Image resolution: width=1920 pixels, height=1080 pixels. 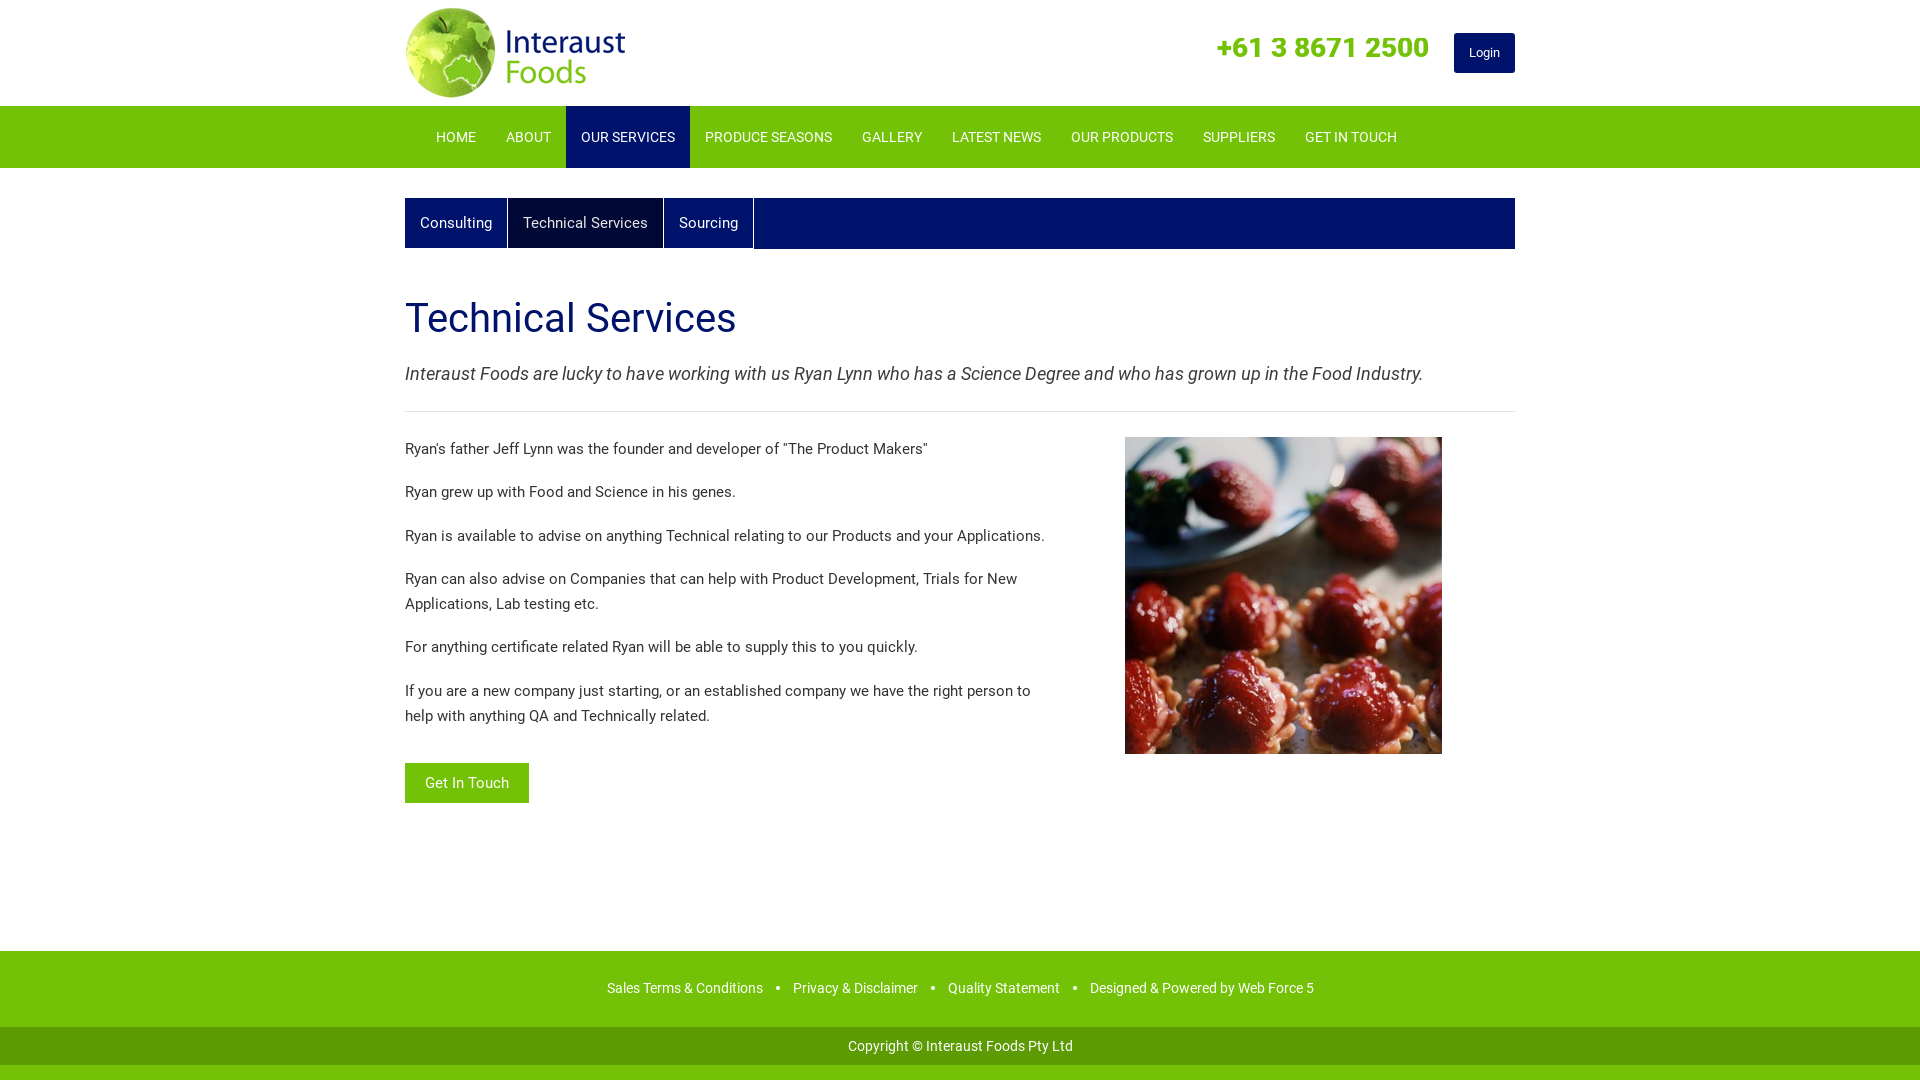 What do you see at coordinates (528, 136) in the screenshot?
I see `'ABOUT'` at bounding box center [528, 136].